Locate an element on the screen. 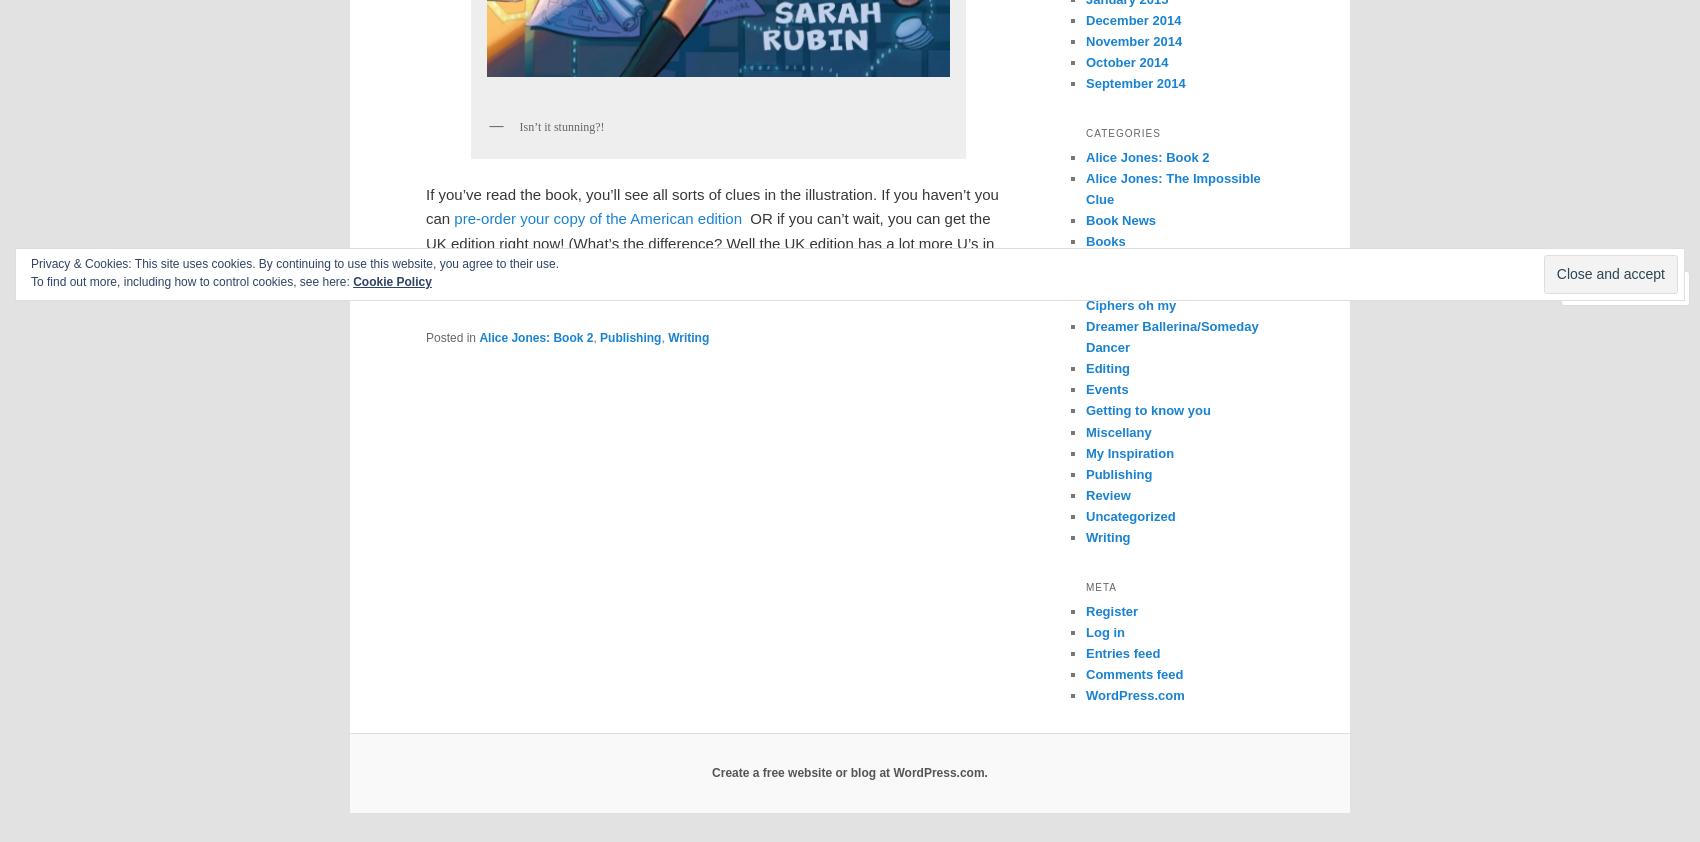 This screenshot has width=1700, height=842. 'My Inspiration' is located at coordinates (1129, 451).